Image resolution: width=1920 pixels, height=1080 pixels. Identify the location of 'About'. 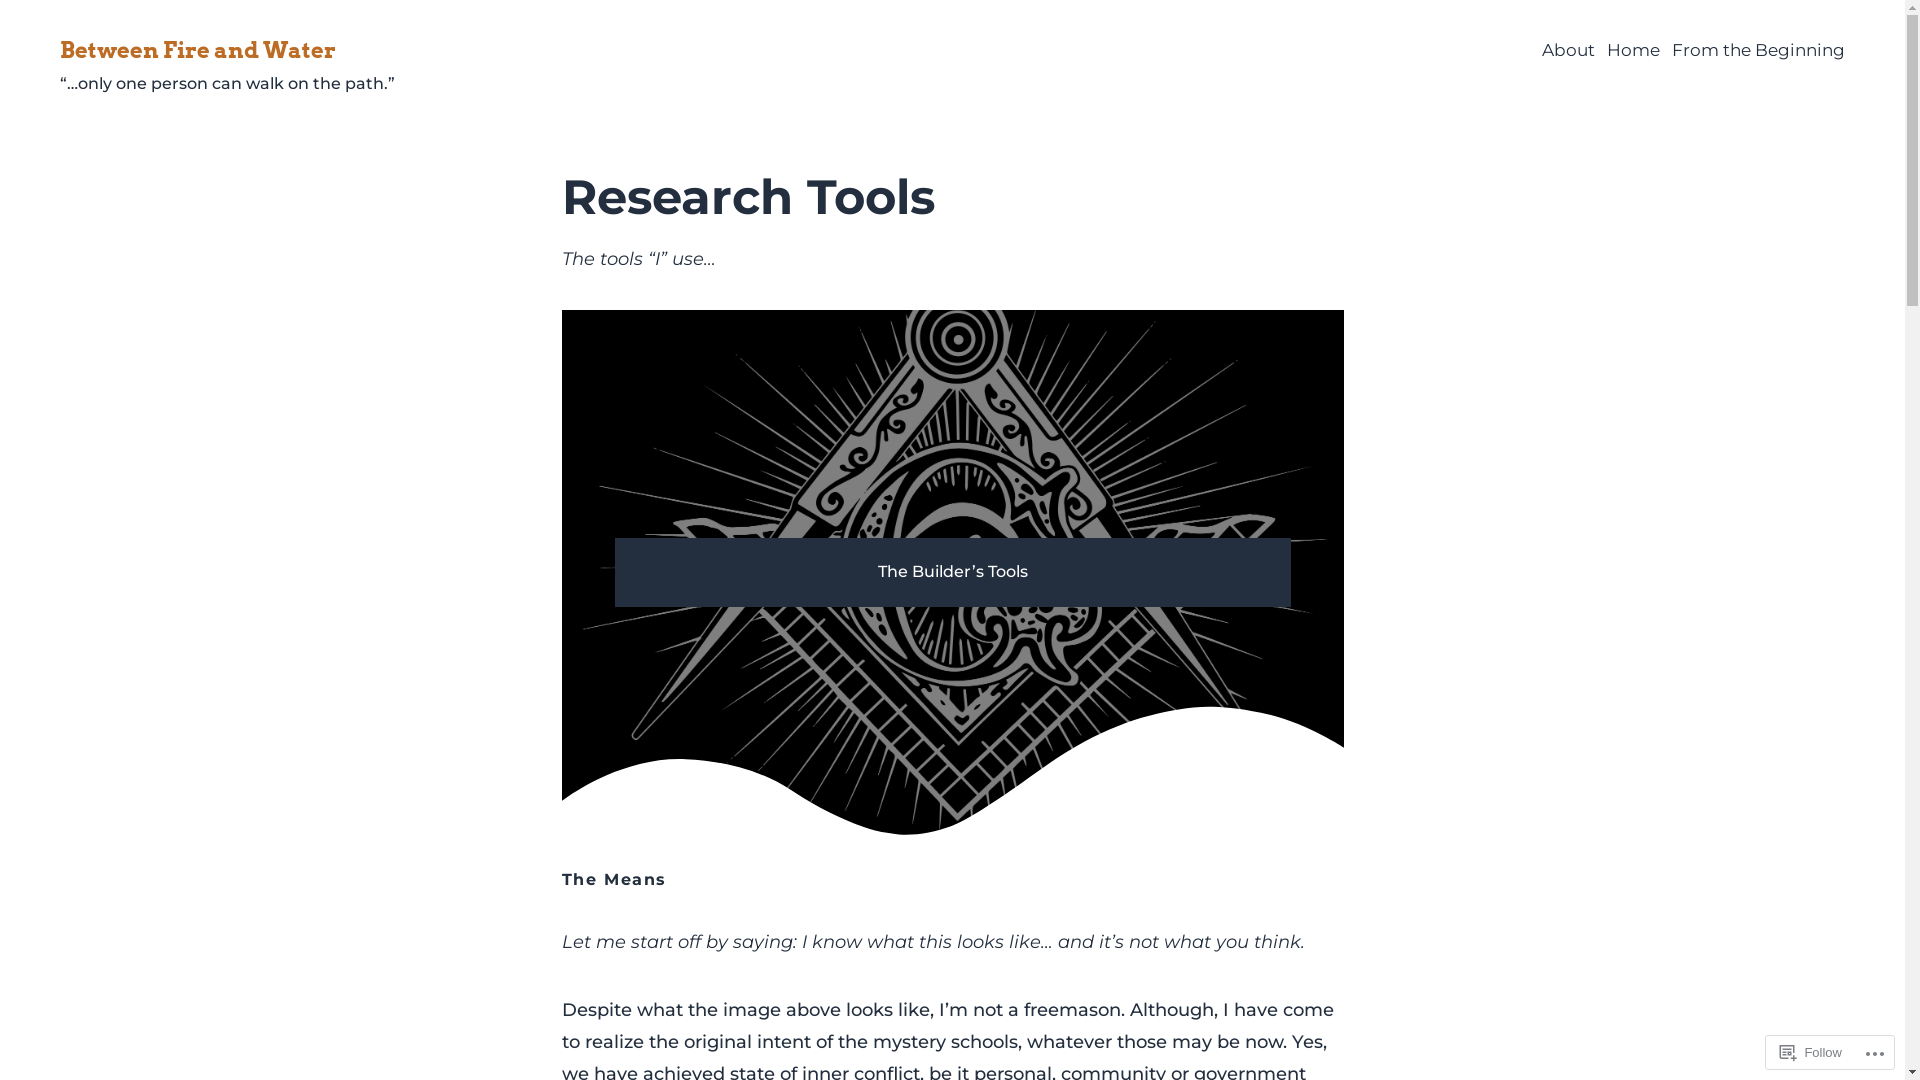
(1567, 49).